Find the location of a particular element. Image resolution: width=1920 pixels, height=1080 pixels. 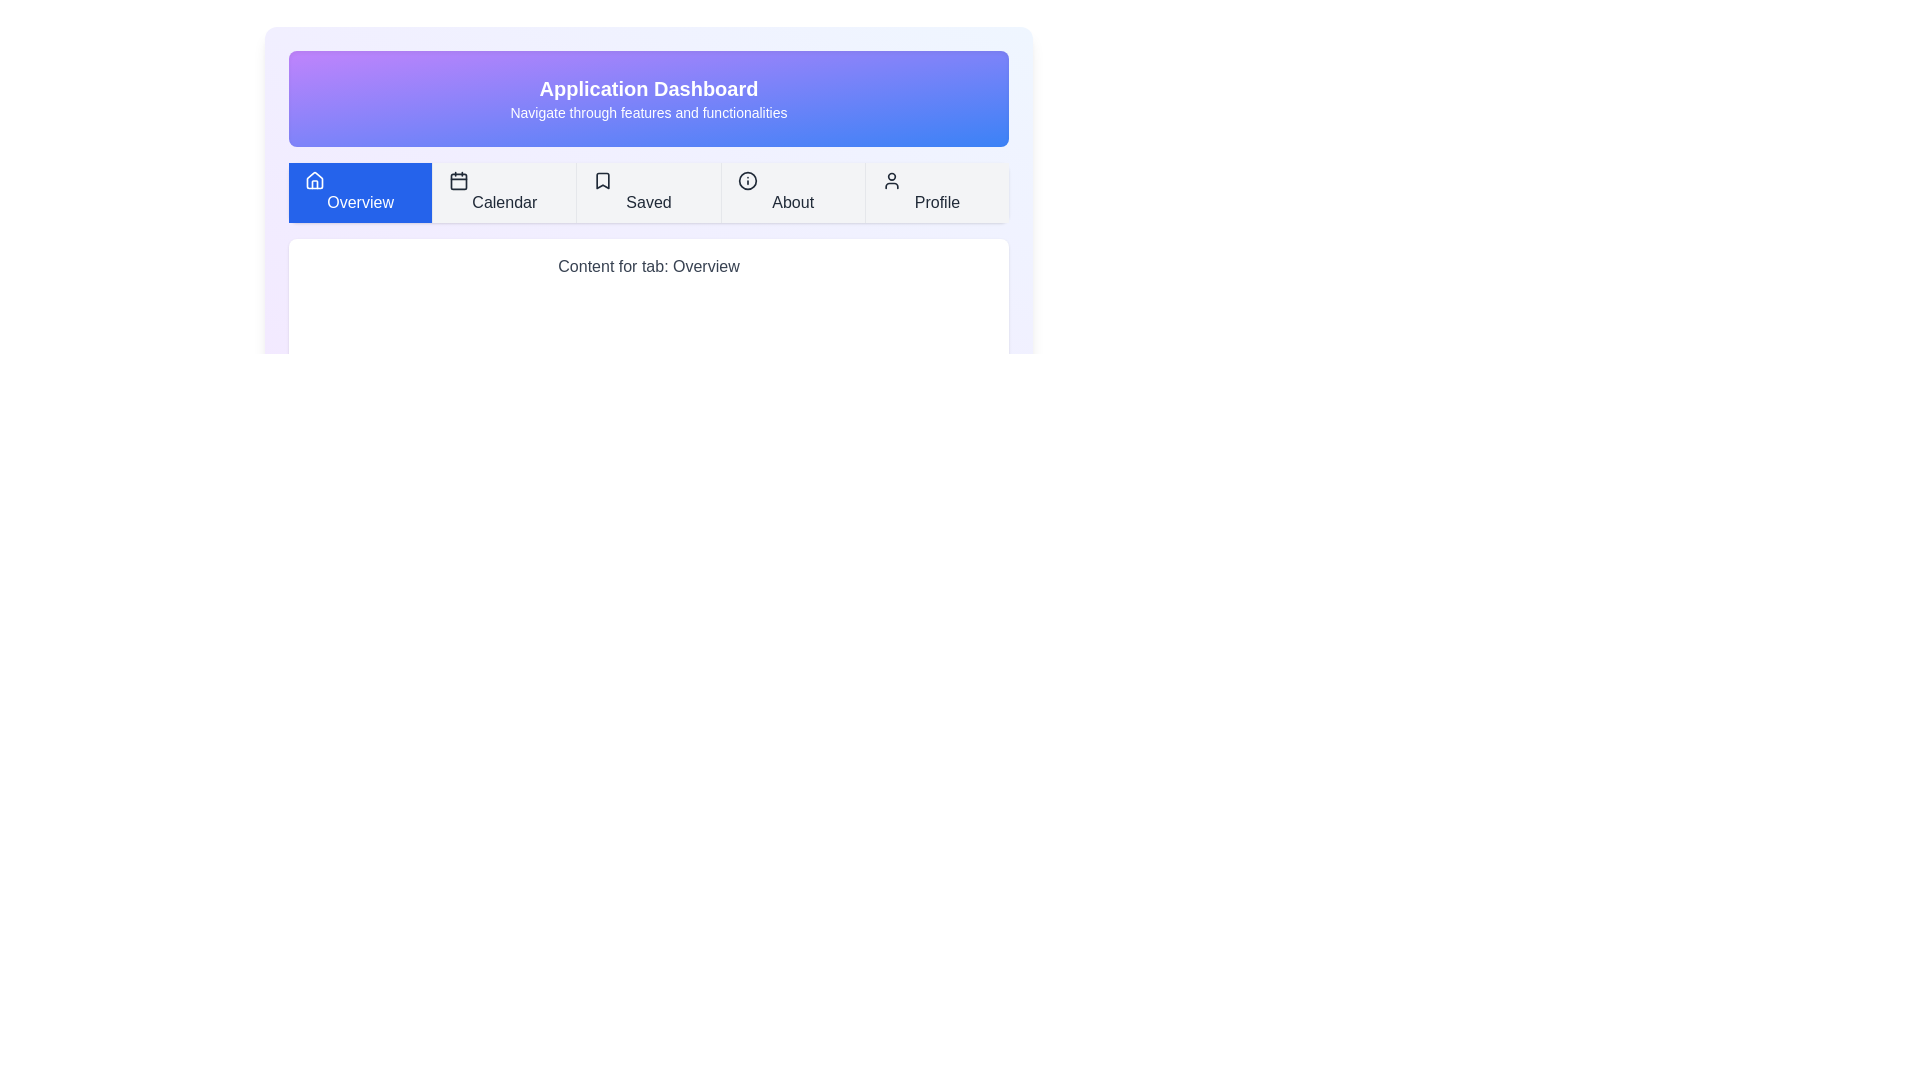

the decorative vector graphic icon representing the 'Overview' section in the navigation bar of the Application Dashboard is located at coordinates (314, 181).